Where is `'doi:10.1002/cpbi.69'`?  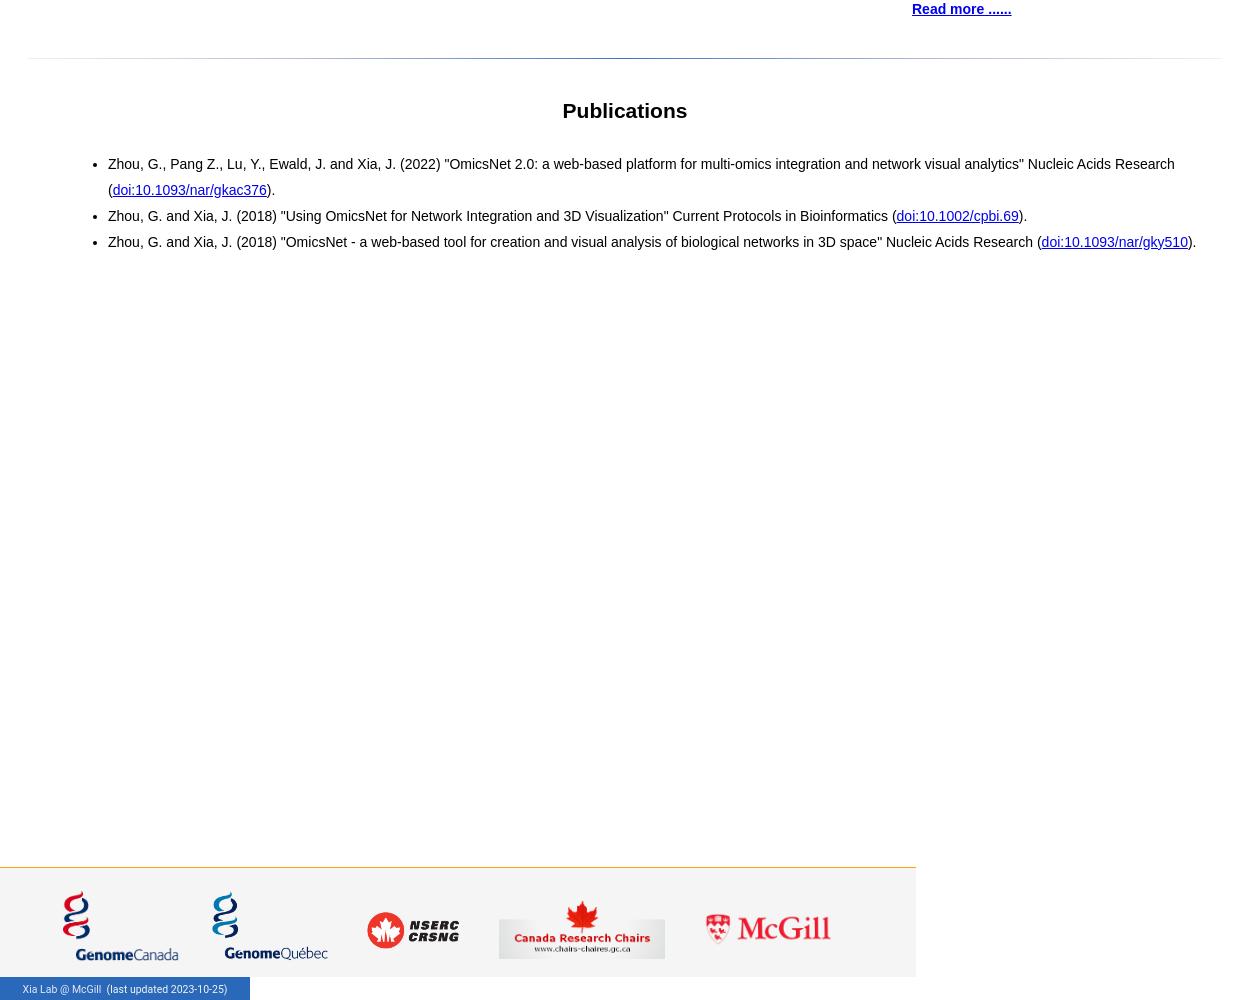
'doi:10.1002/cpbi.69' is located at coordinates (955, 214).